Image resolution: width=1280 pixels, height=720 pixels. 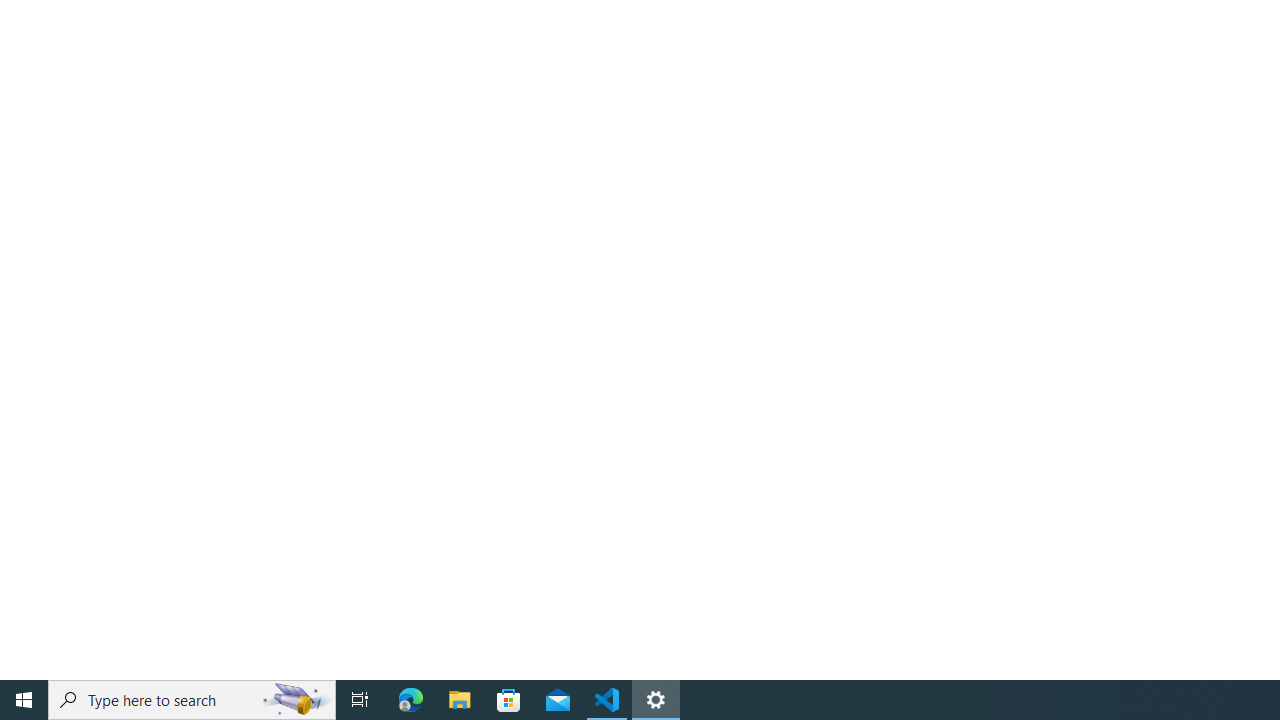 I want to click on 'Task View', so click(x=359, y=698).